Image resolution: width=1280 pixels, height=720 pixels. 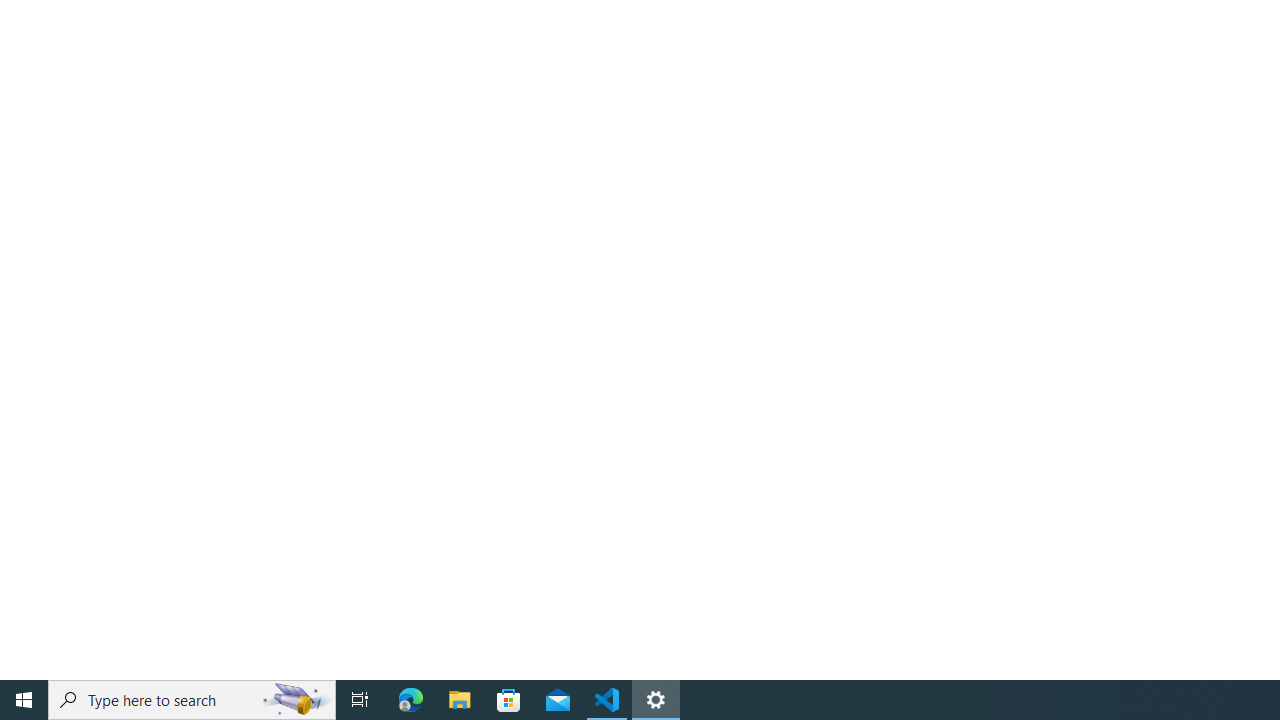 I want to click on 'Task View', so click(x=359, y=698).